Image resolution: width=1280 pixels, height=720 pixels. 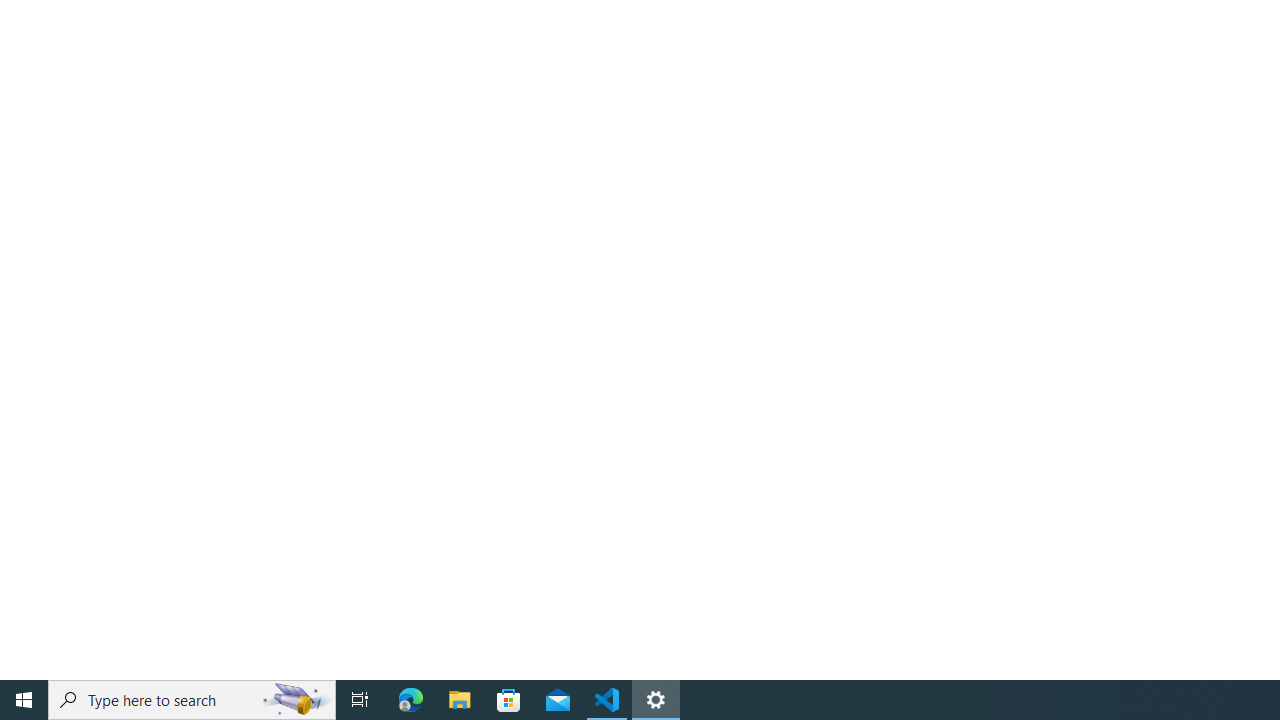 I want to click on 'Task View', so click(x=359, y=698).